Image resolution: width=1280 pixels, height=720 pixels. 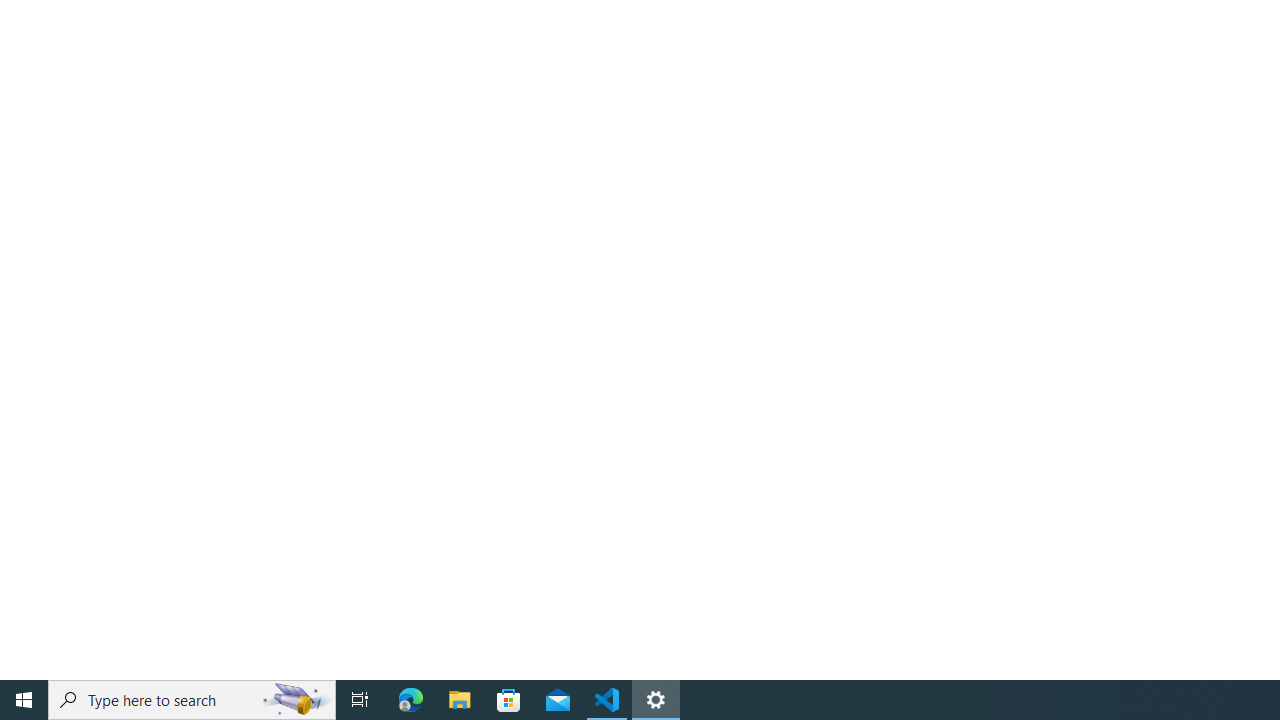 I want to click on 'Task View', so click(x=359, y=698).